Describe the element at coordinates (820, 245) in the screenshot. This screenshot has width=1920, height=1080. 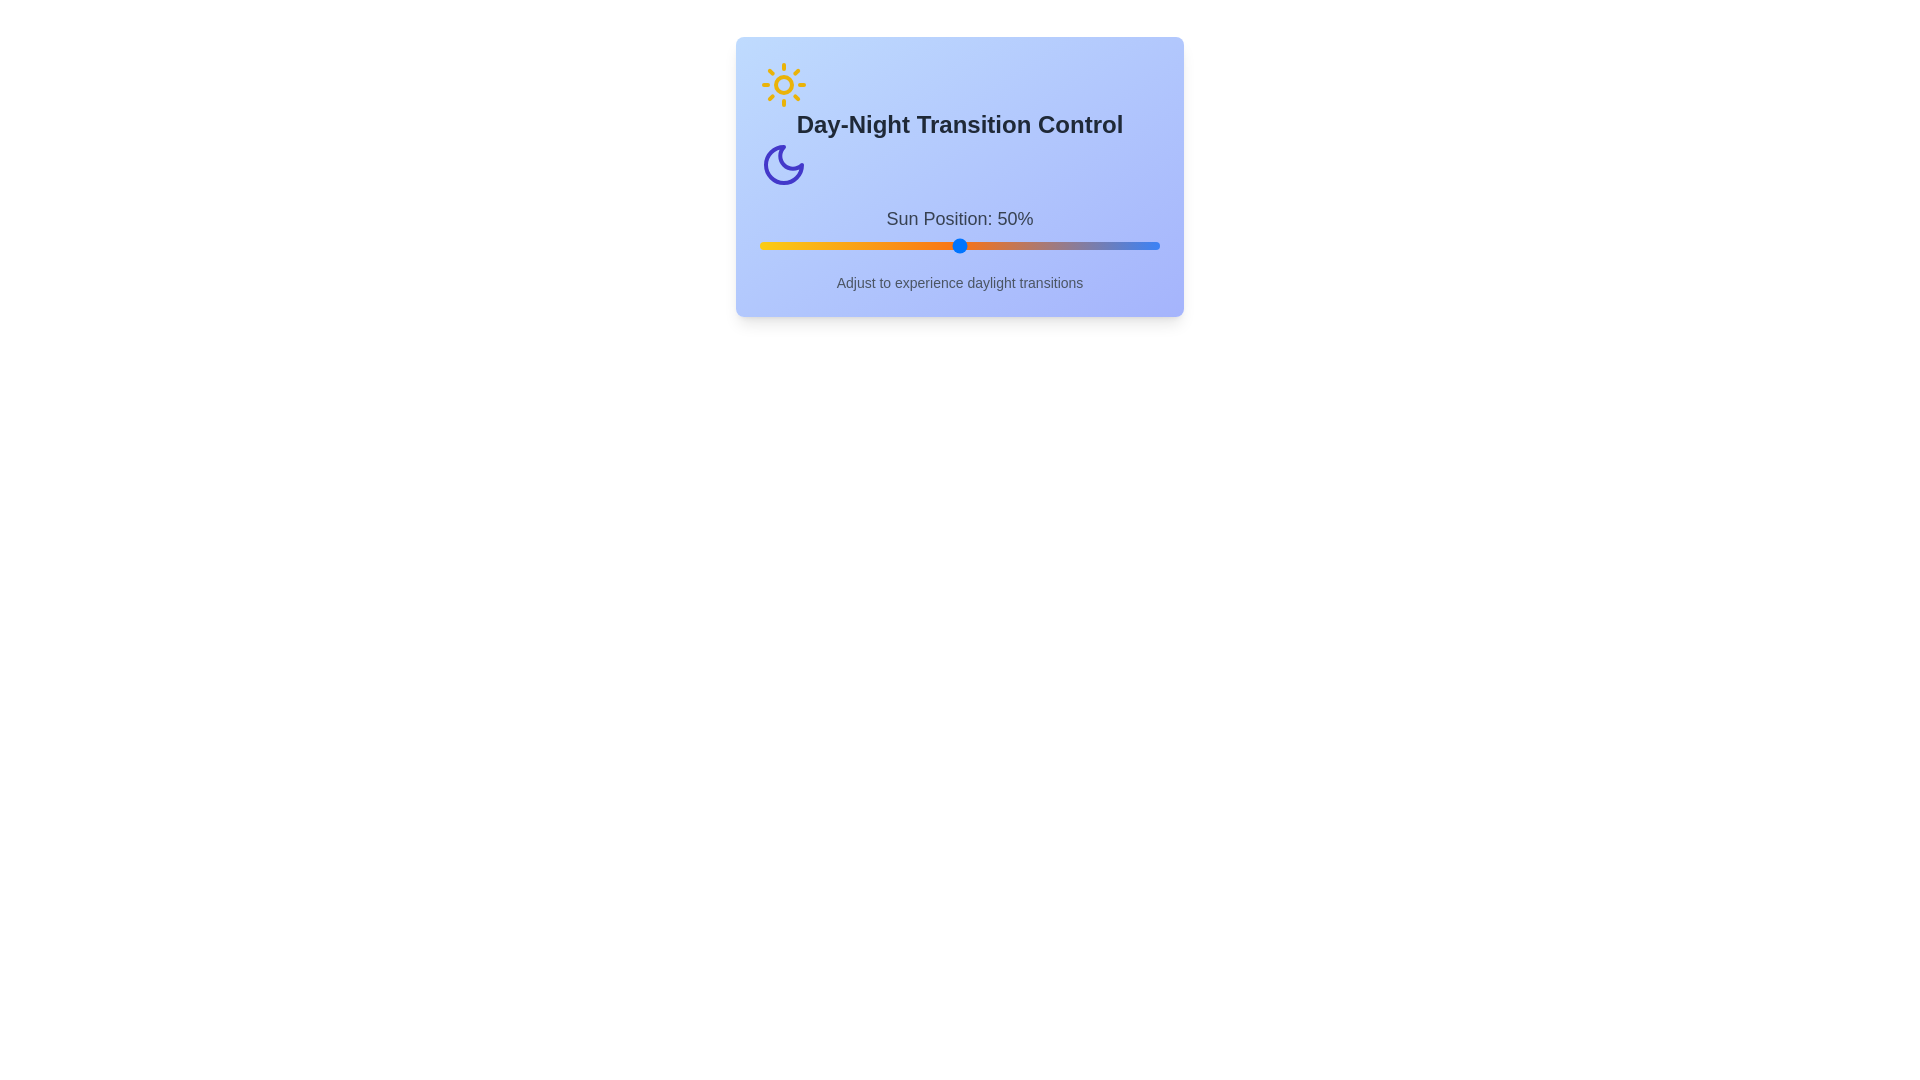
I see `the sun position slider to 15%` at that location.